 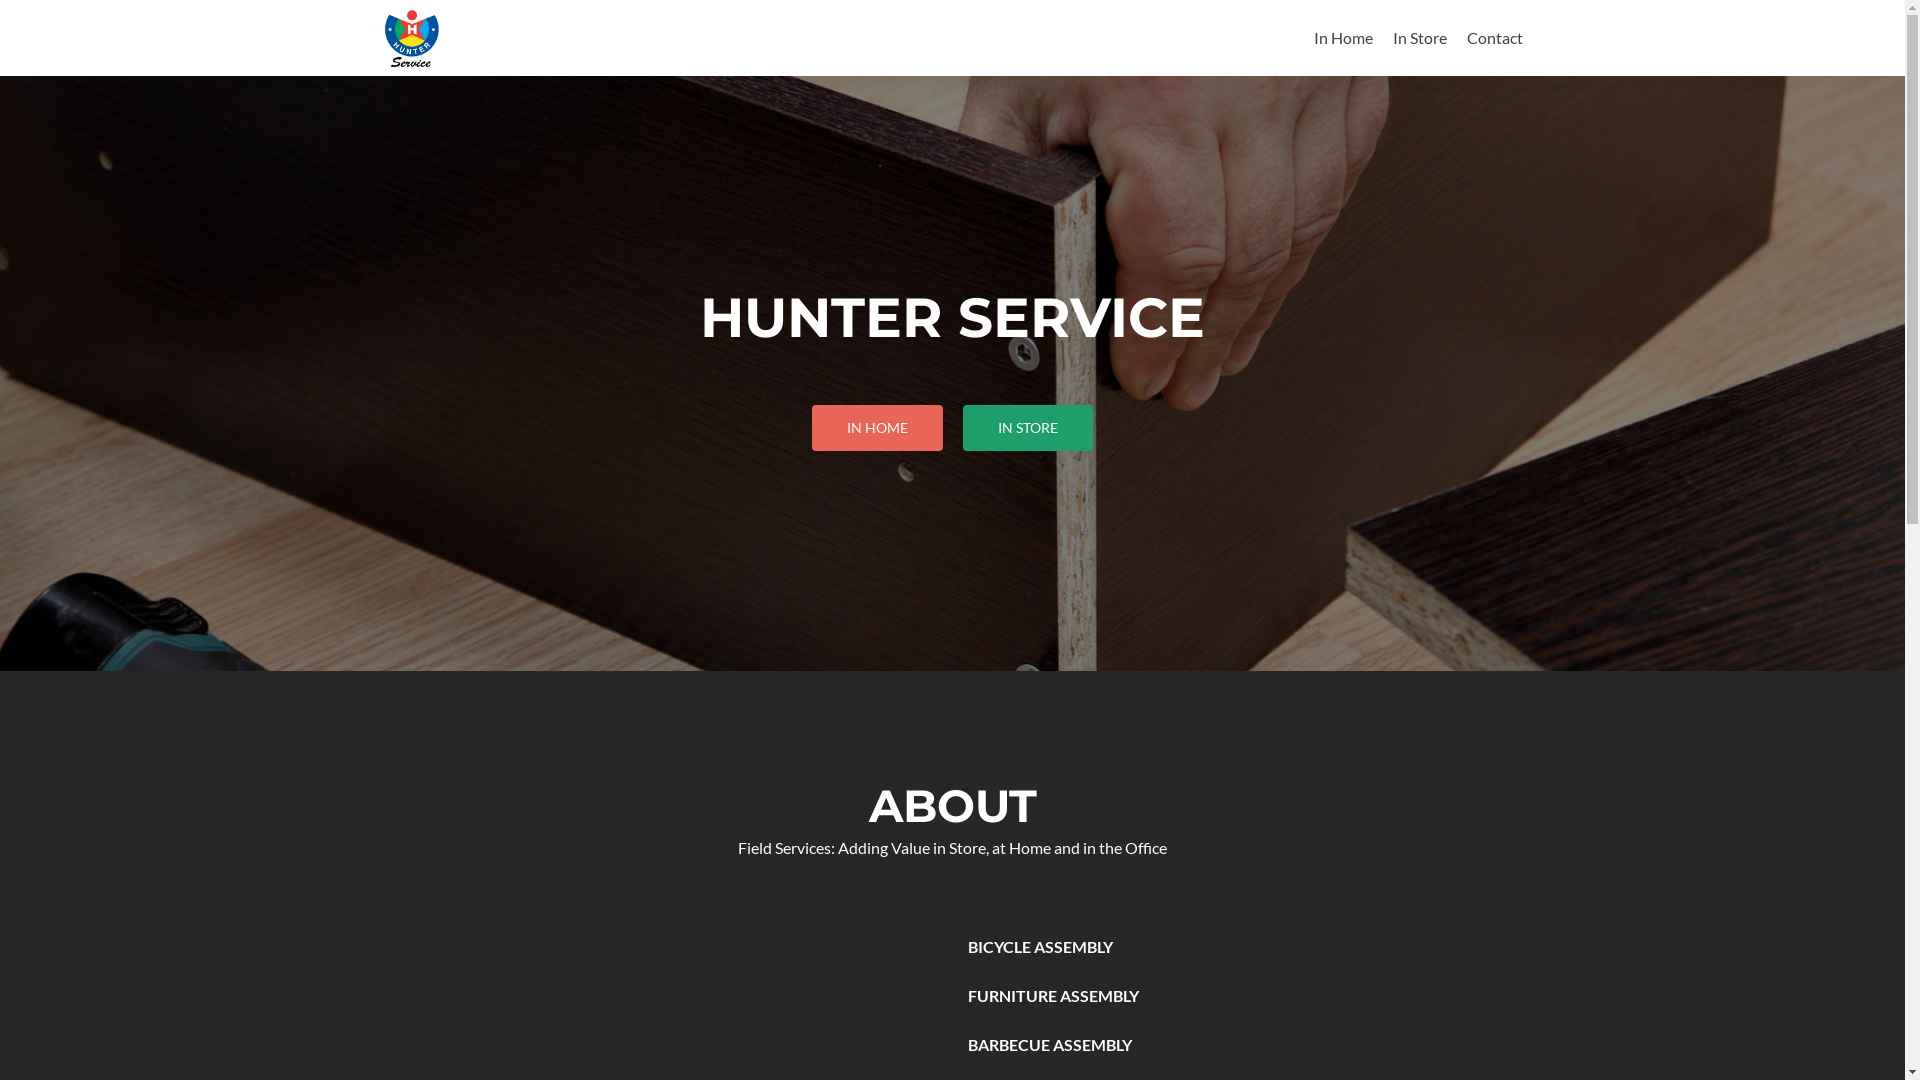 What do you see at coordinates (877, 427) in the screenshot?
I see `'IN HOME'` at bounding box center [877, 427].